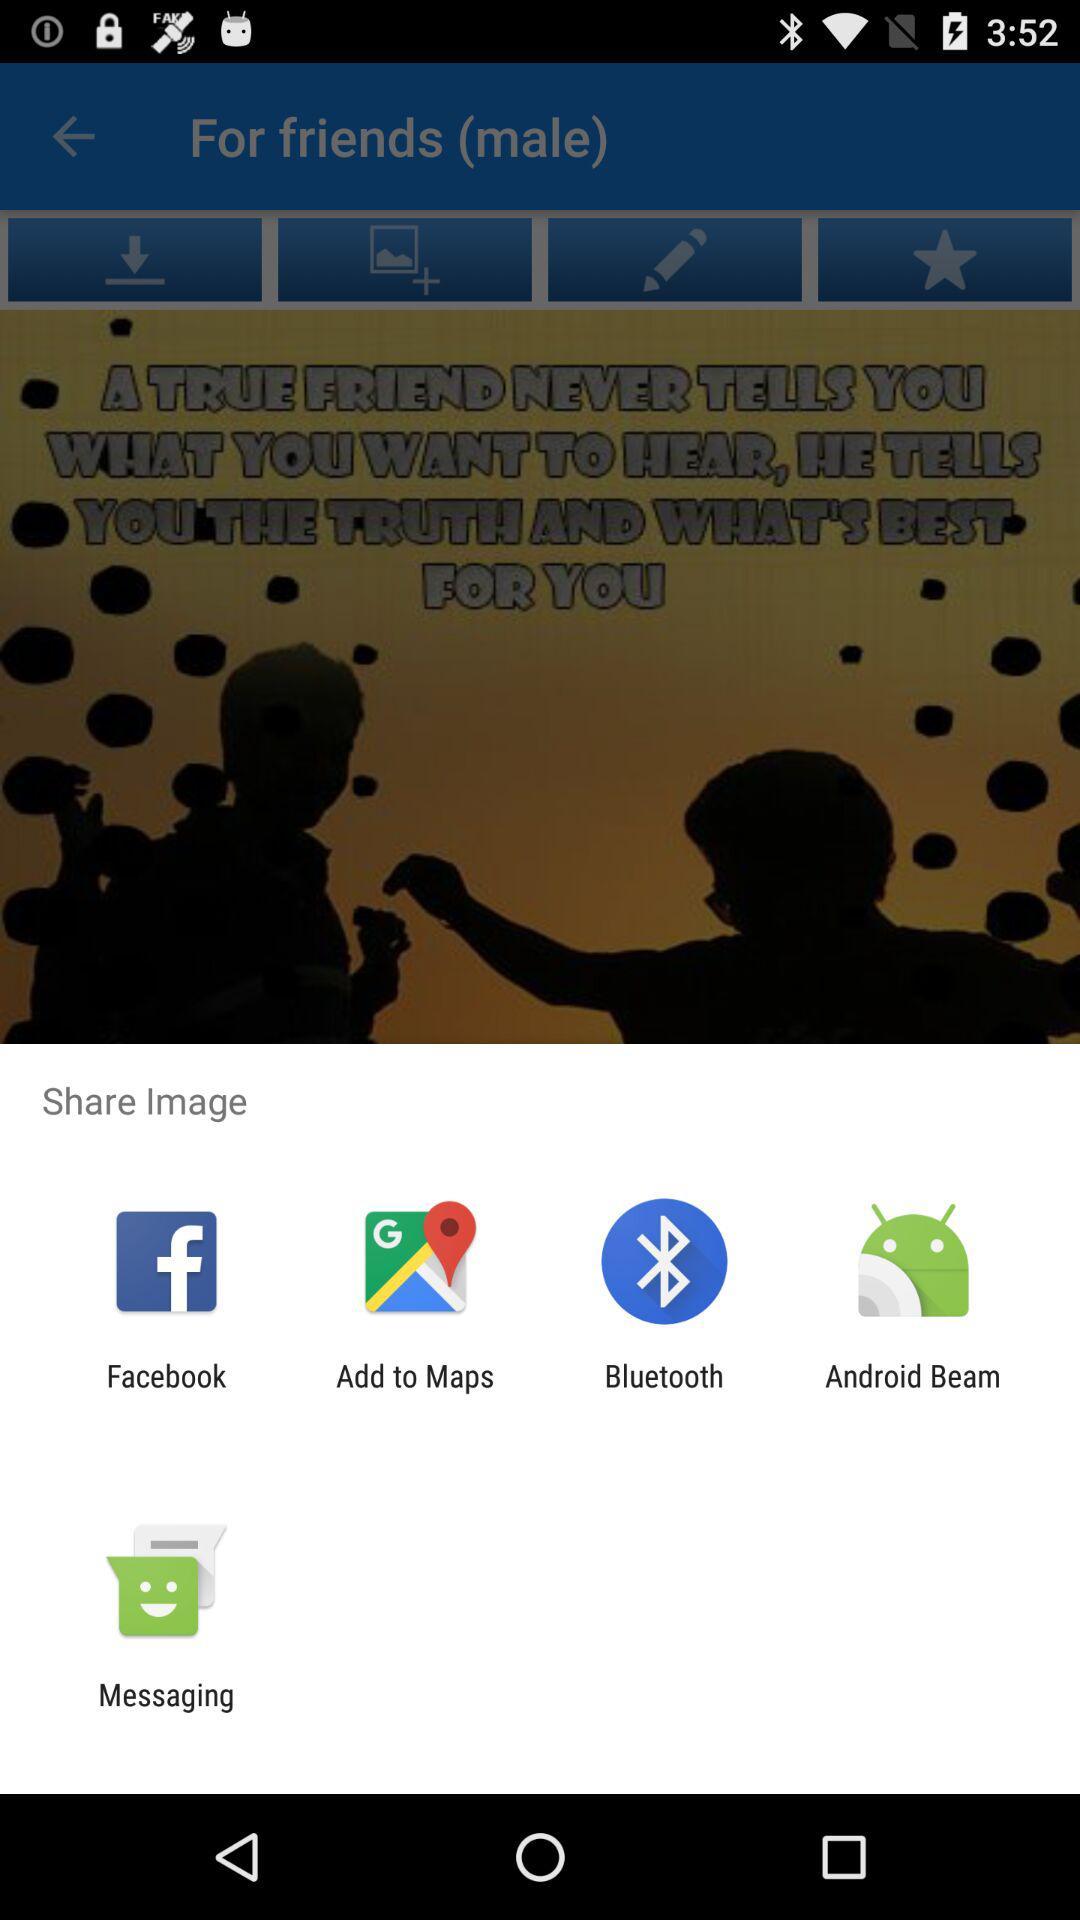 The height and width of the screenshot is (1920, 1080). I want to click on the icon next to bluetooth item, so click(913, 1392).